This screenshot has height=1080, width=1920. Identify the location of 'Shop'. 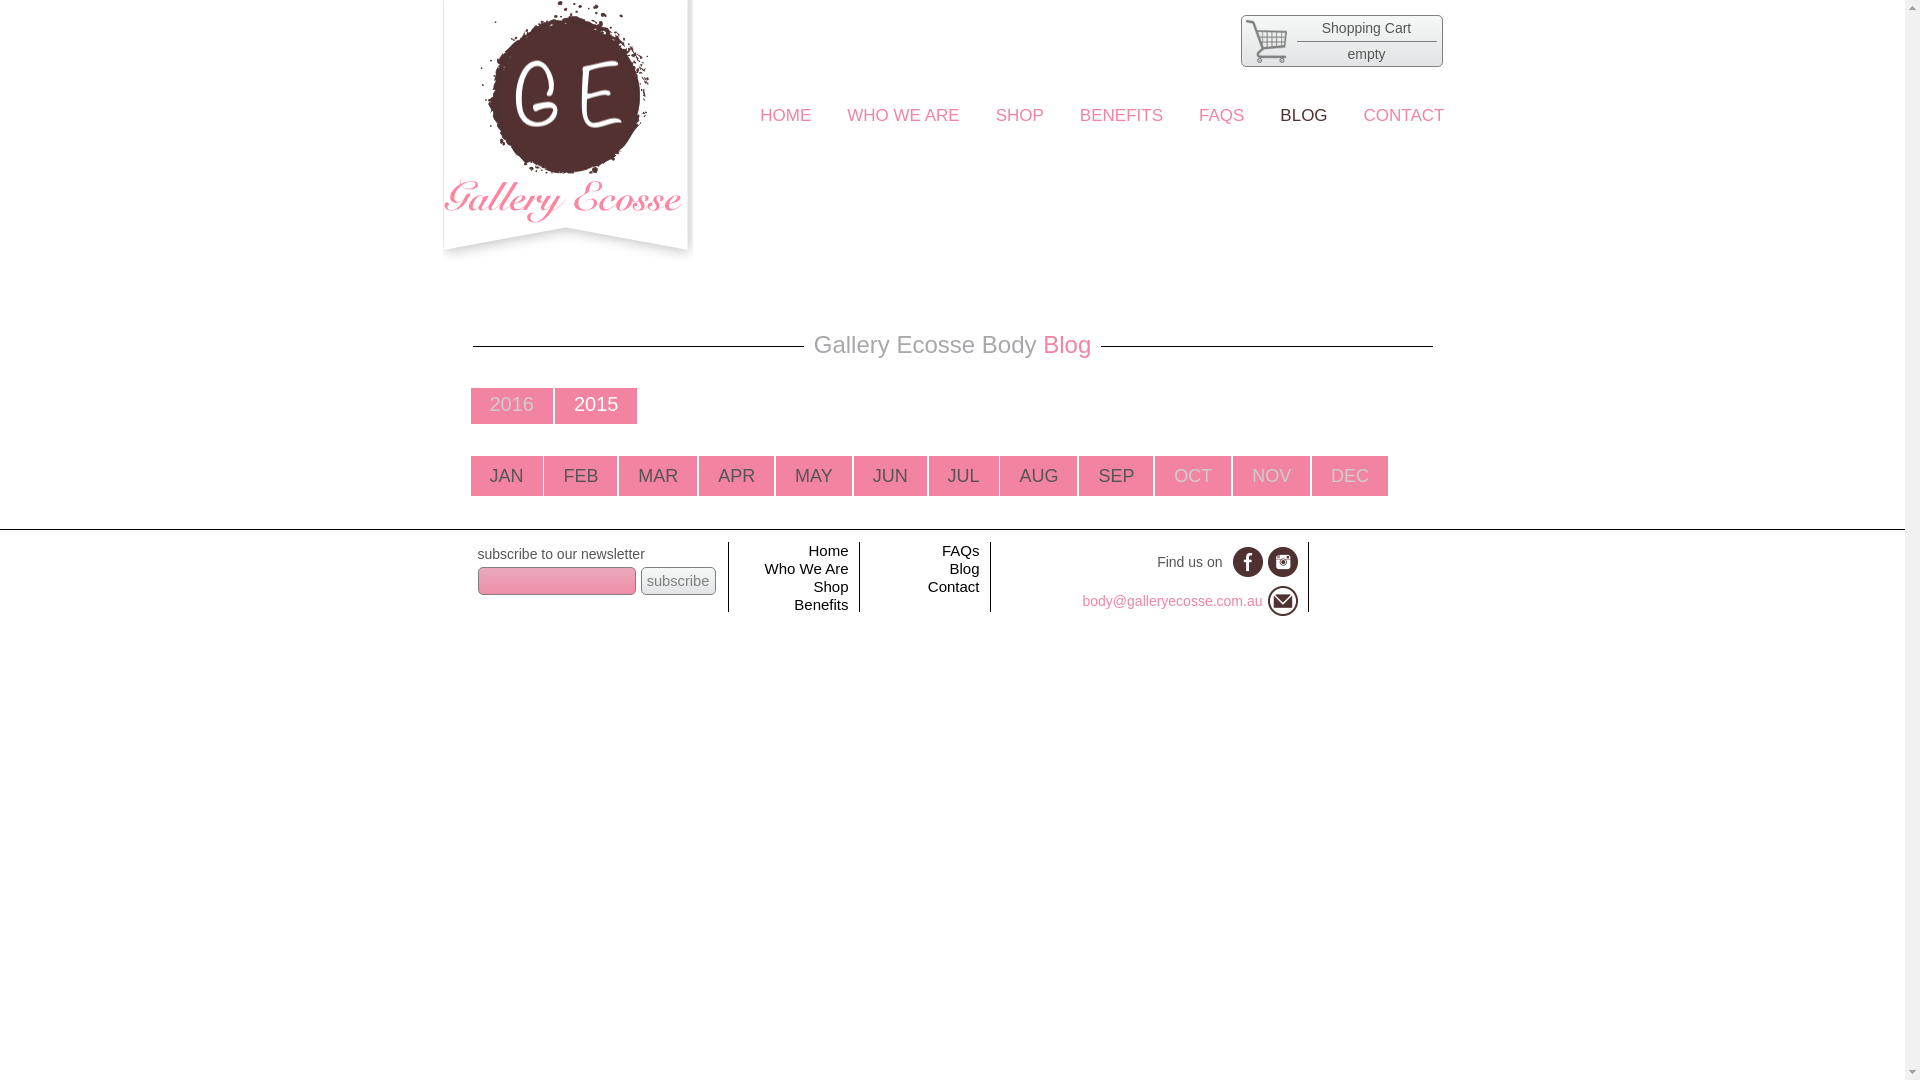
(830, 585).